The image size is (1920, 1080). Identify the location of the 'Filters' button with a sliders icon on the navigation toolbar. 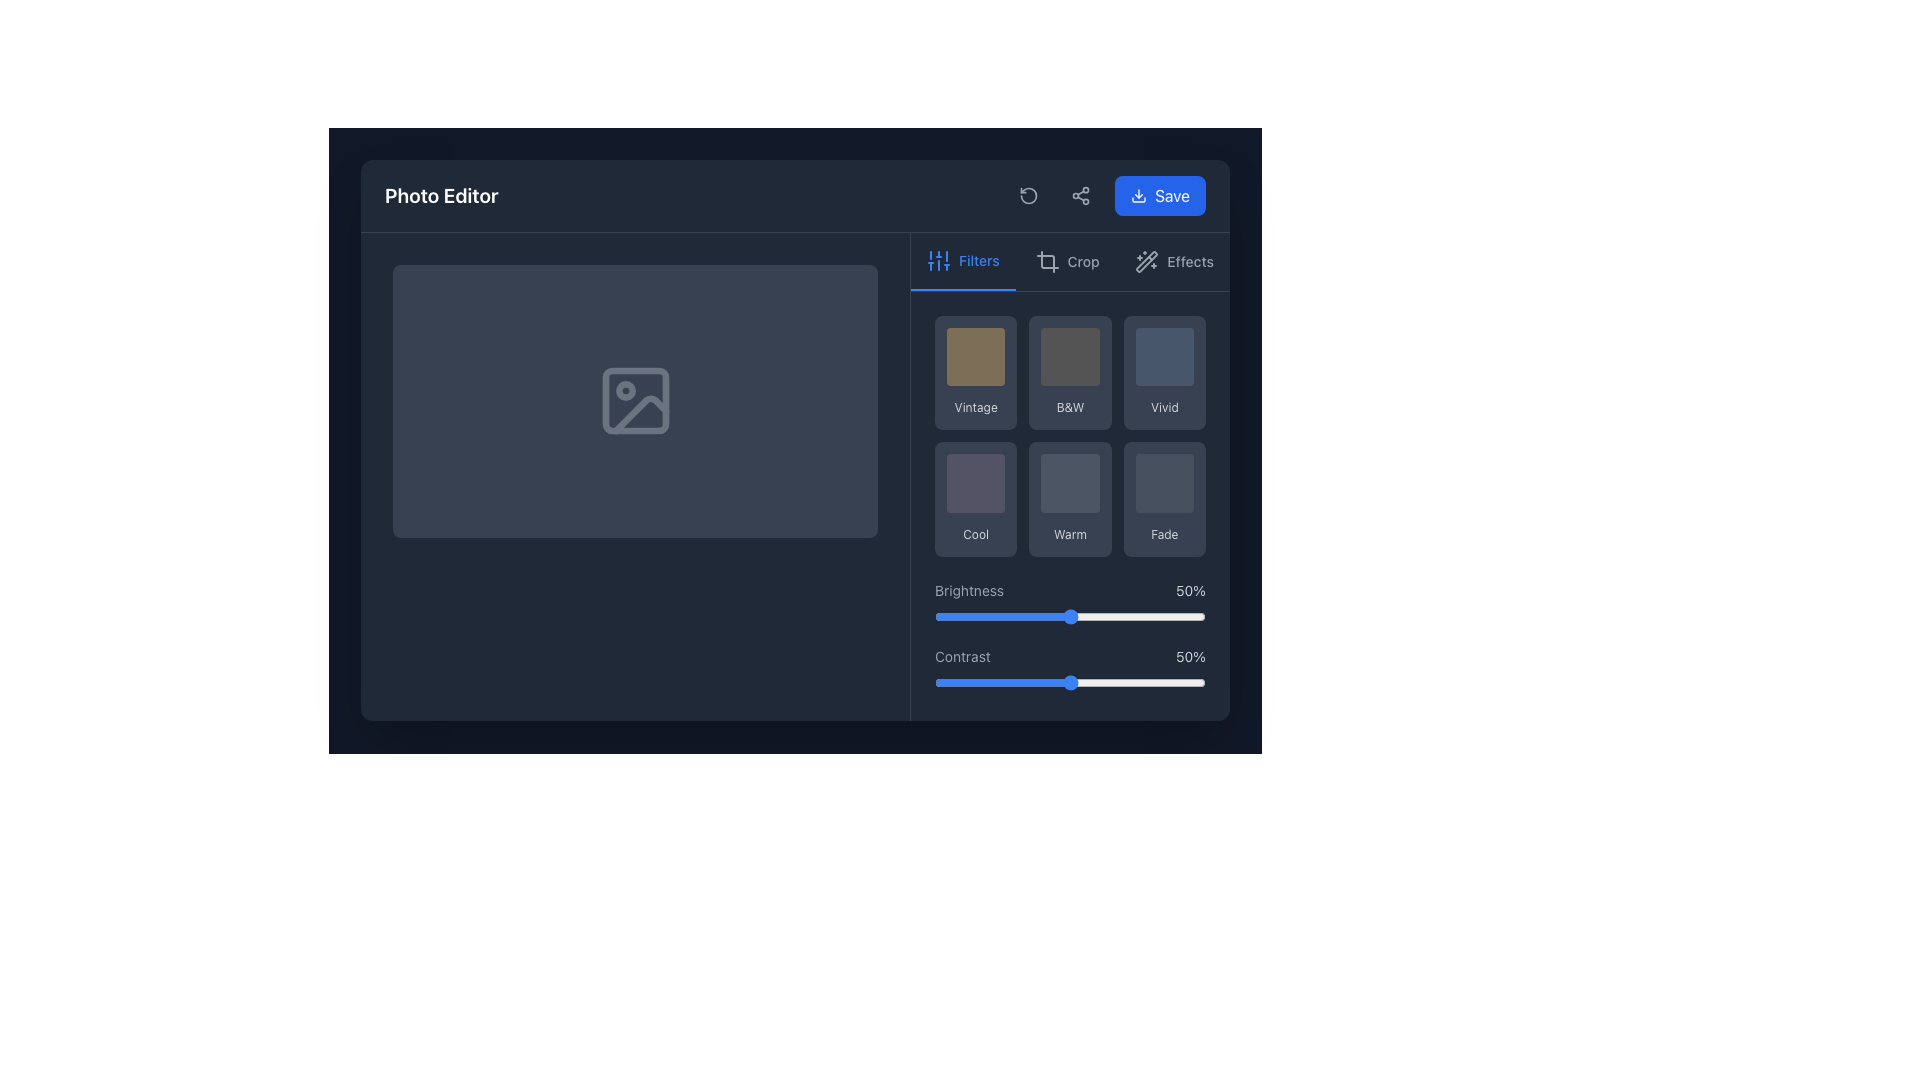
(963, 261).